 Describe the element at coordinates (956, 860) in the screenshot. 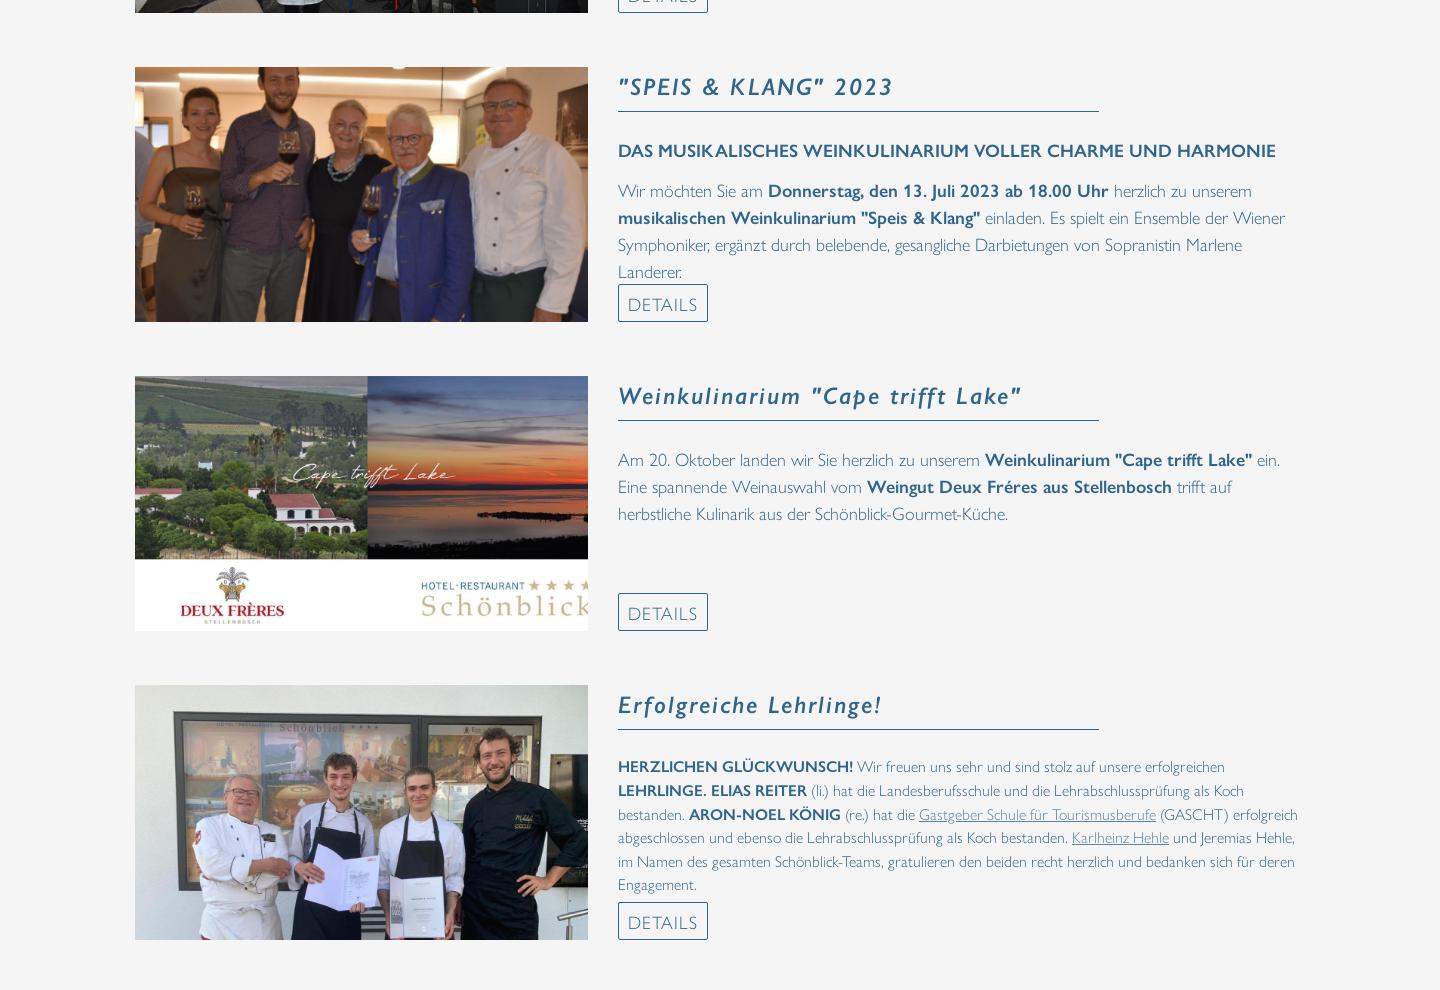

I see `'und Jeremias Hehle, im Namen des gesamten Schönblick-Teams, gratulieren den beiden recht herzlich und bedanken sich für deren Engagement.'` at that location.